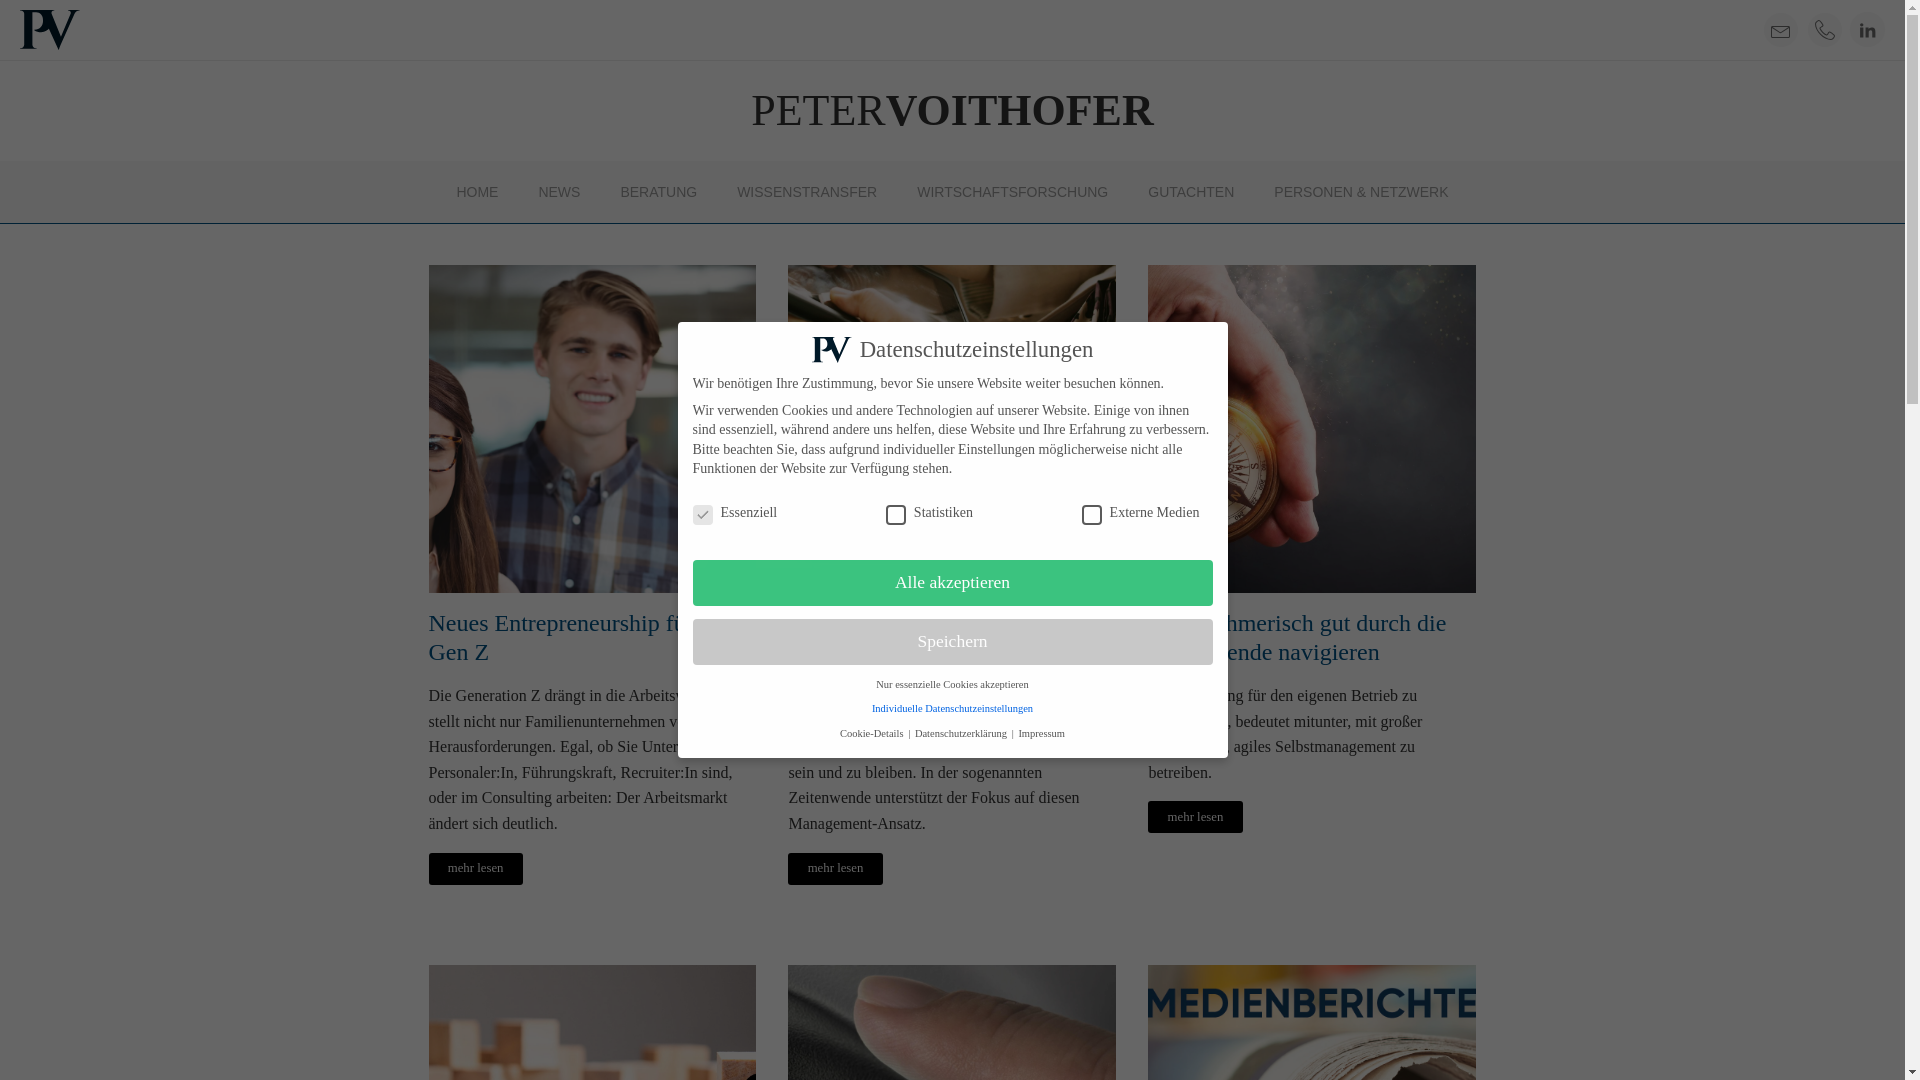  What do you see at coordinates (950, 641) in the screenshot?
I see `'Speichern'` at bounding box center [950, 641].